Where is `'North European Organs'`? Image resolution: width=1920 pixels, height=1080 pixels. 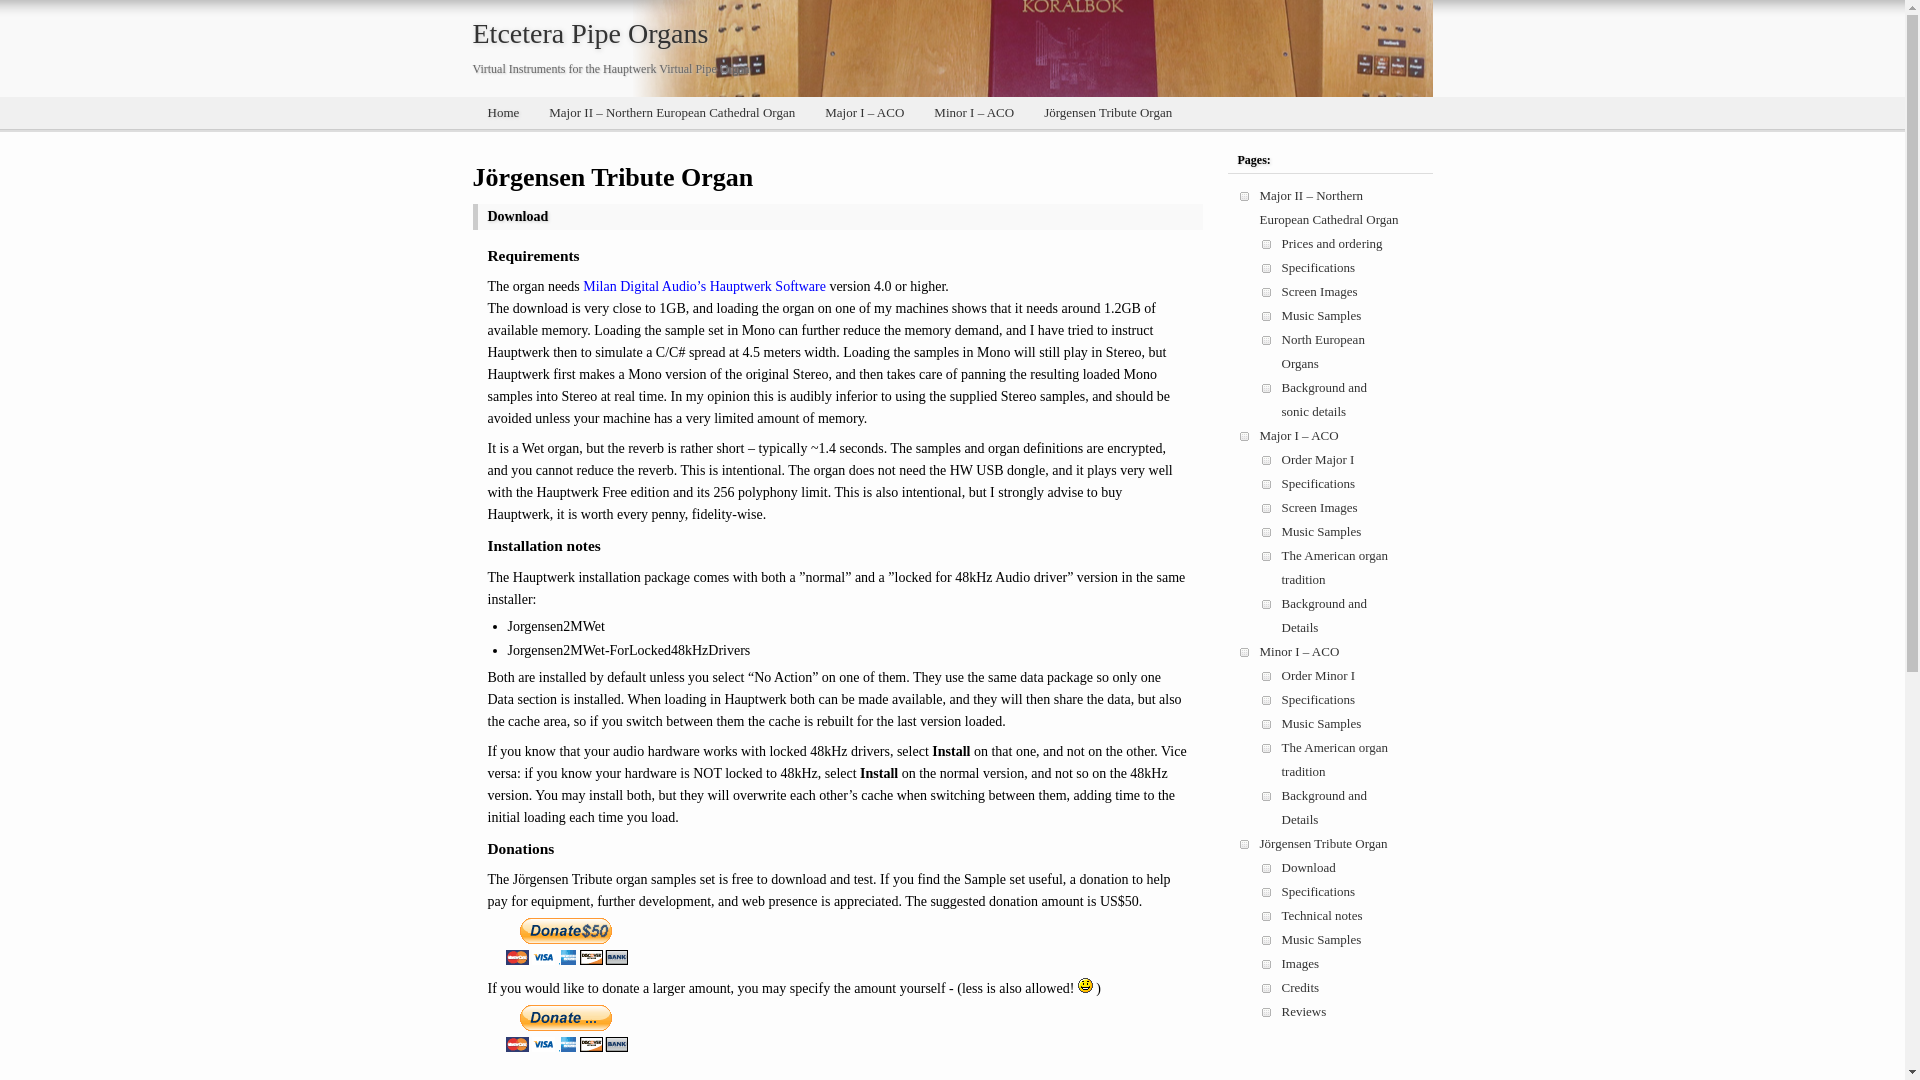 'North European Organs' is located at coordinates (1323, 350).